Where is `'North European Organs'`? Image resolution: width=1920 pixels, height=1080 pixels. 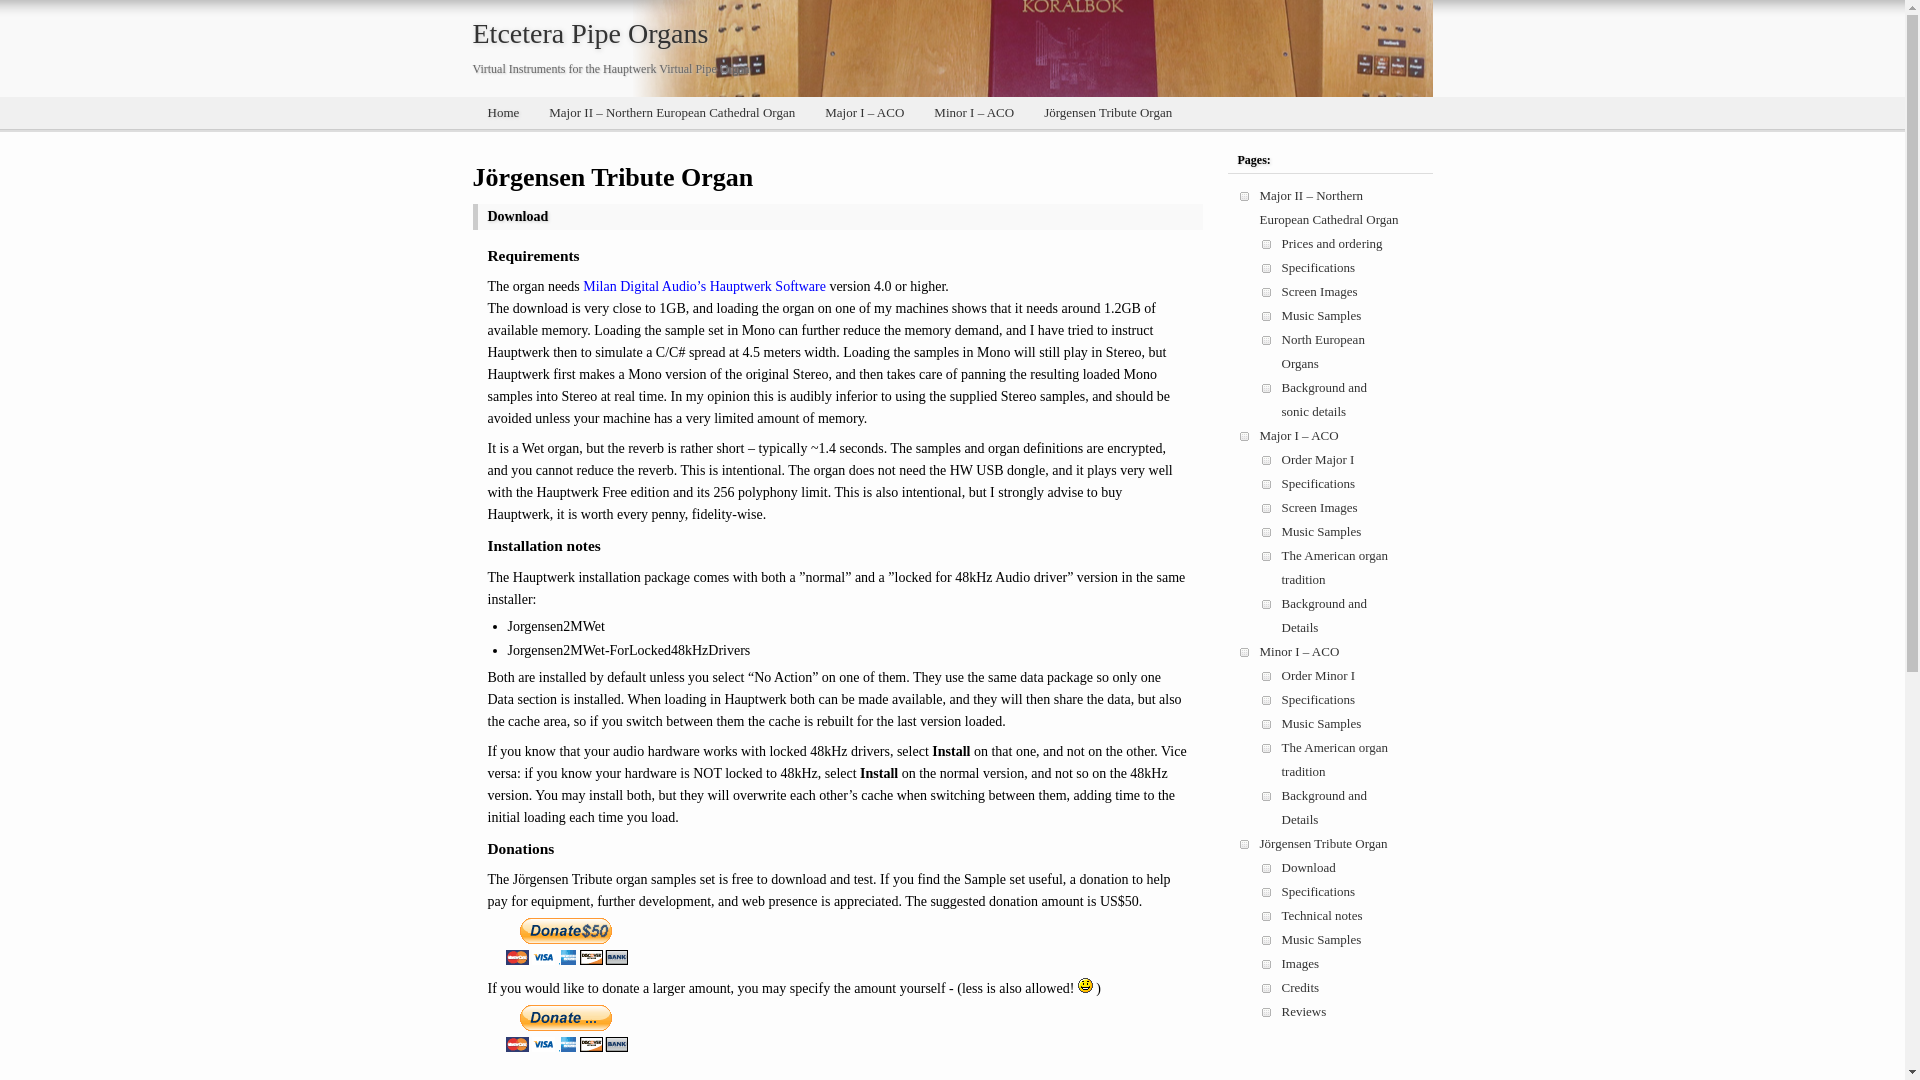 'North European Organs' is located at coordinates (1323, 350).